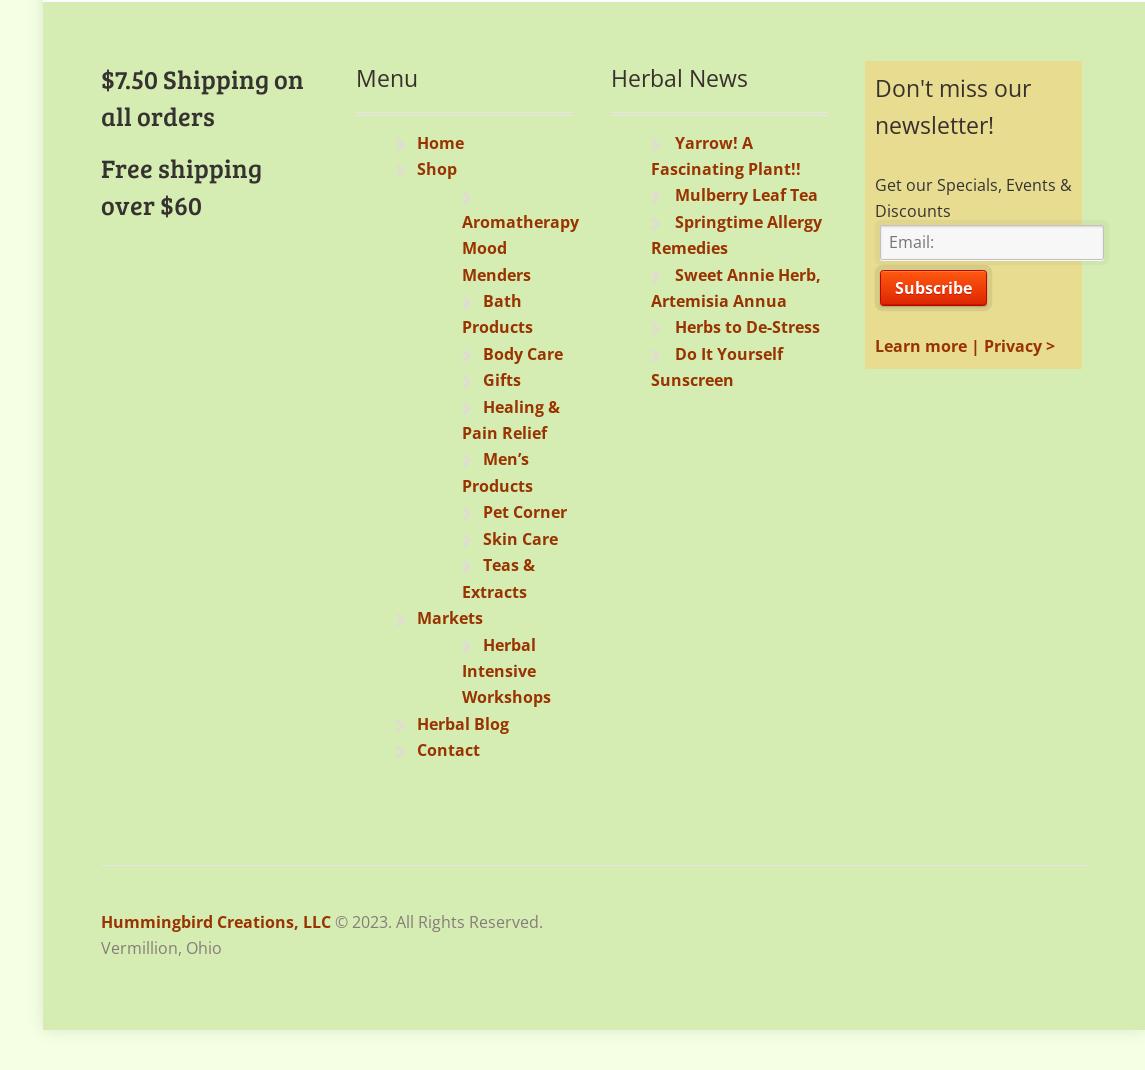 Image resolution: width=1145 pixels, height=1070 pixels. I want to click on 'Vermillion, Ohio', so click(161, 945).